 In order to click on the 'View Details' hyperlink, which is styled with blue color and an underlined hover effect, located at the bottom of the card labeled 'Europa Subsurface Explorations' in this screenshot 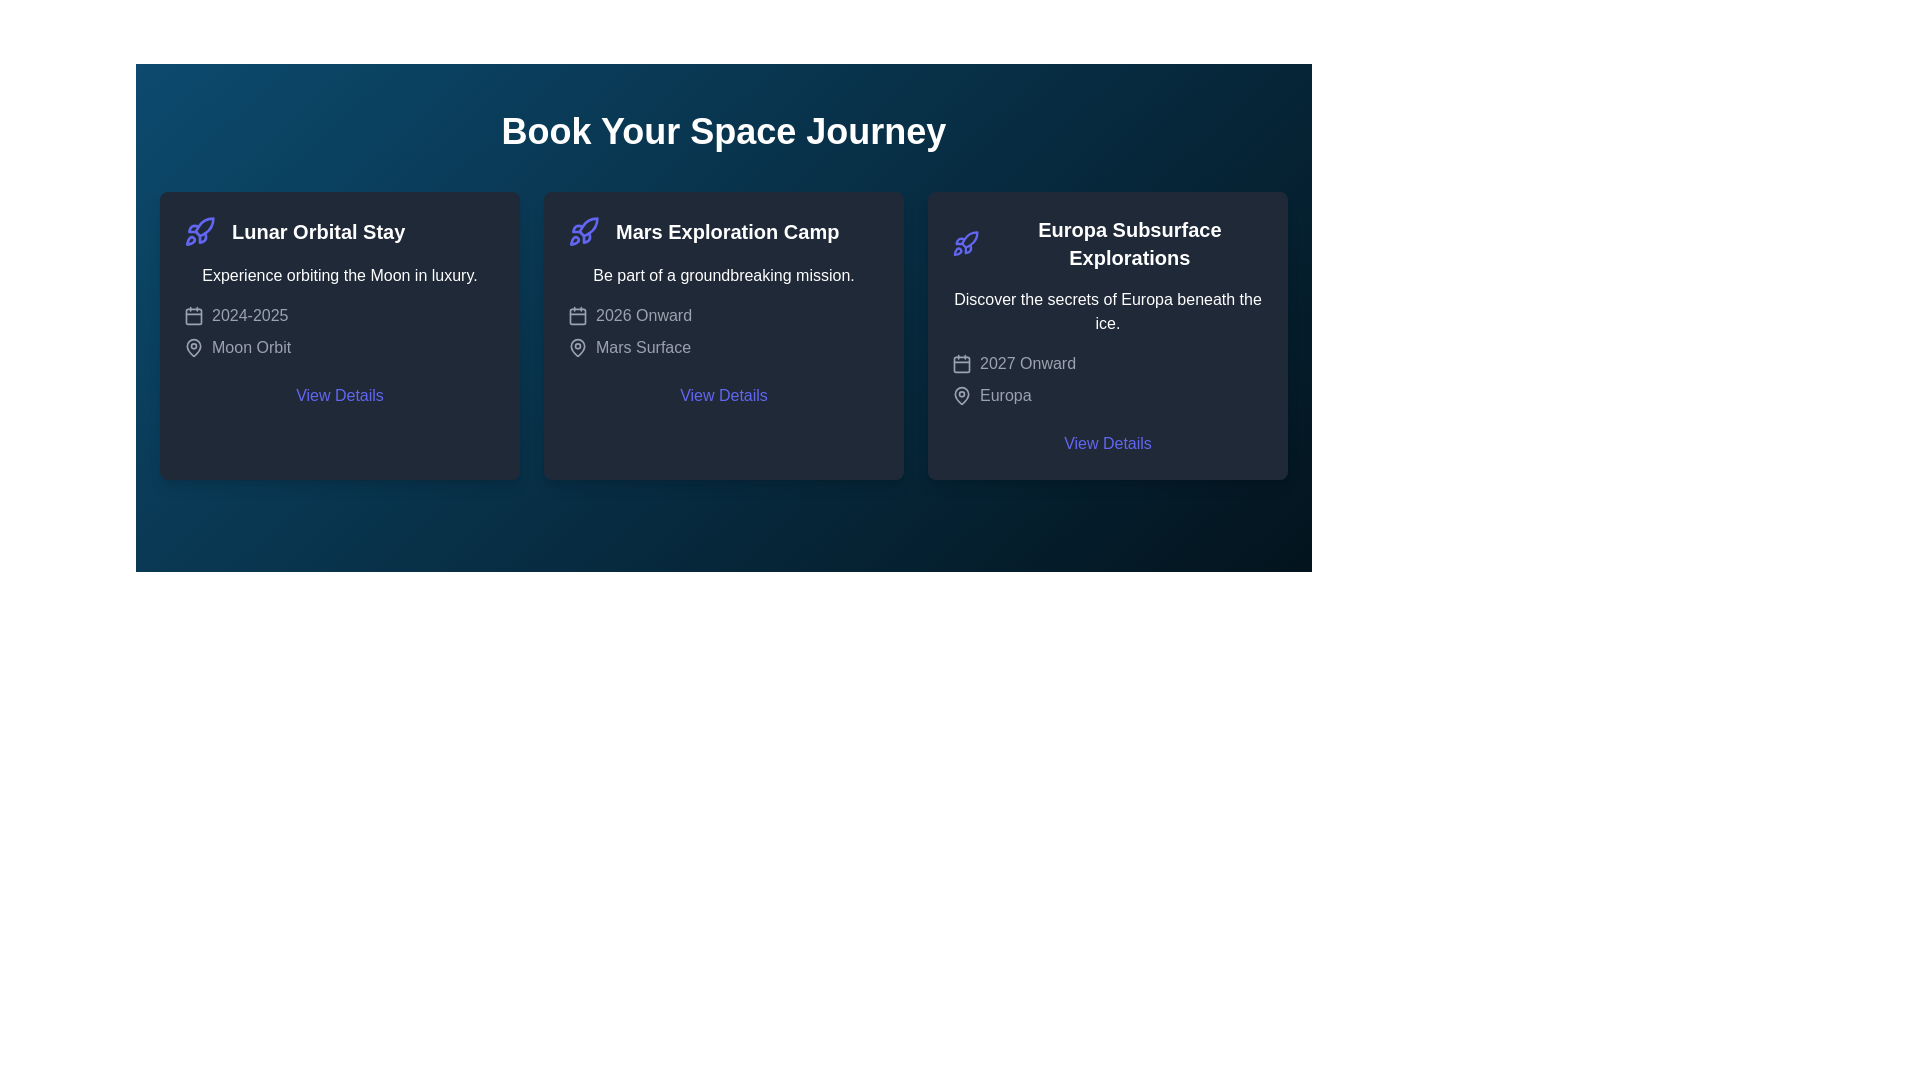, I will do `click(1107, 442)`.